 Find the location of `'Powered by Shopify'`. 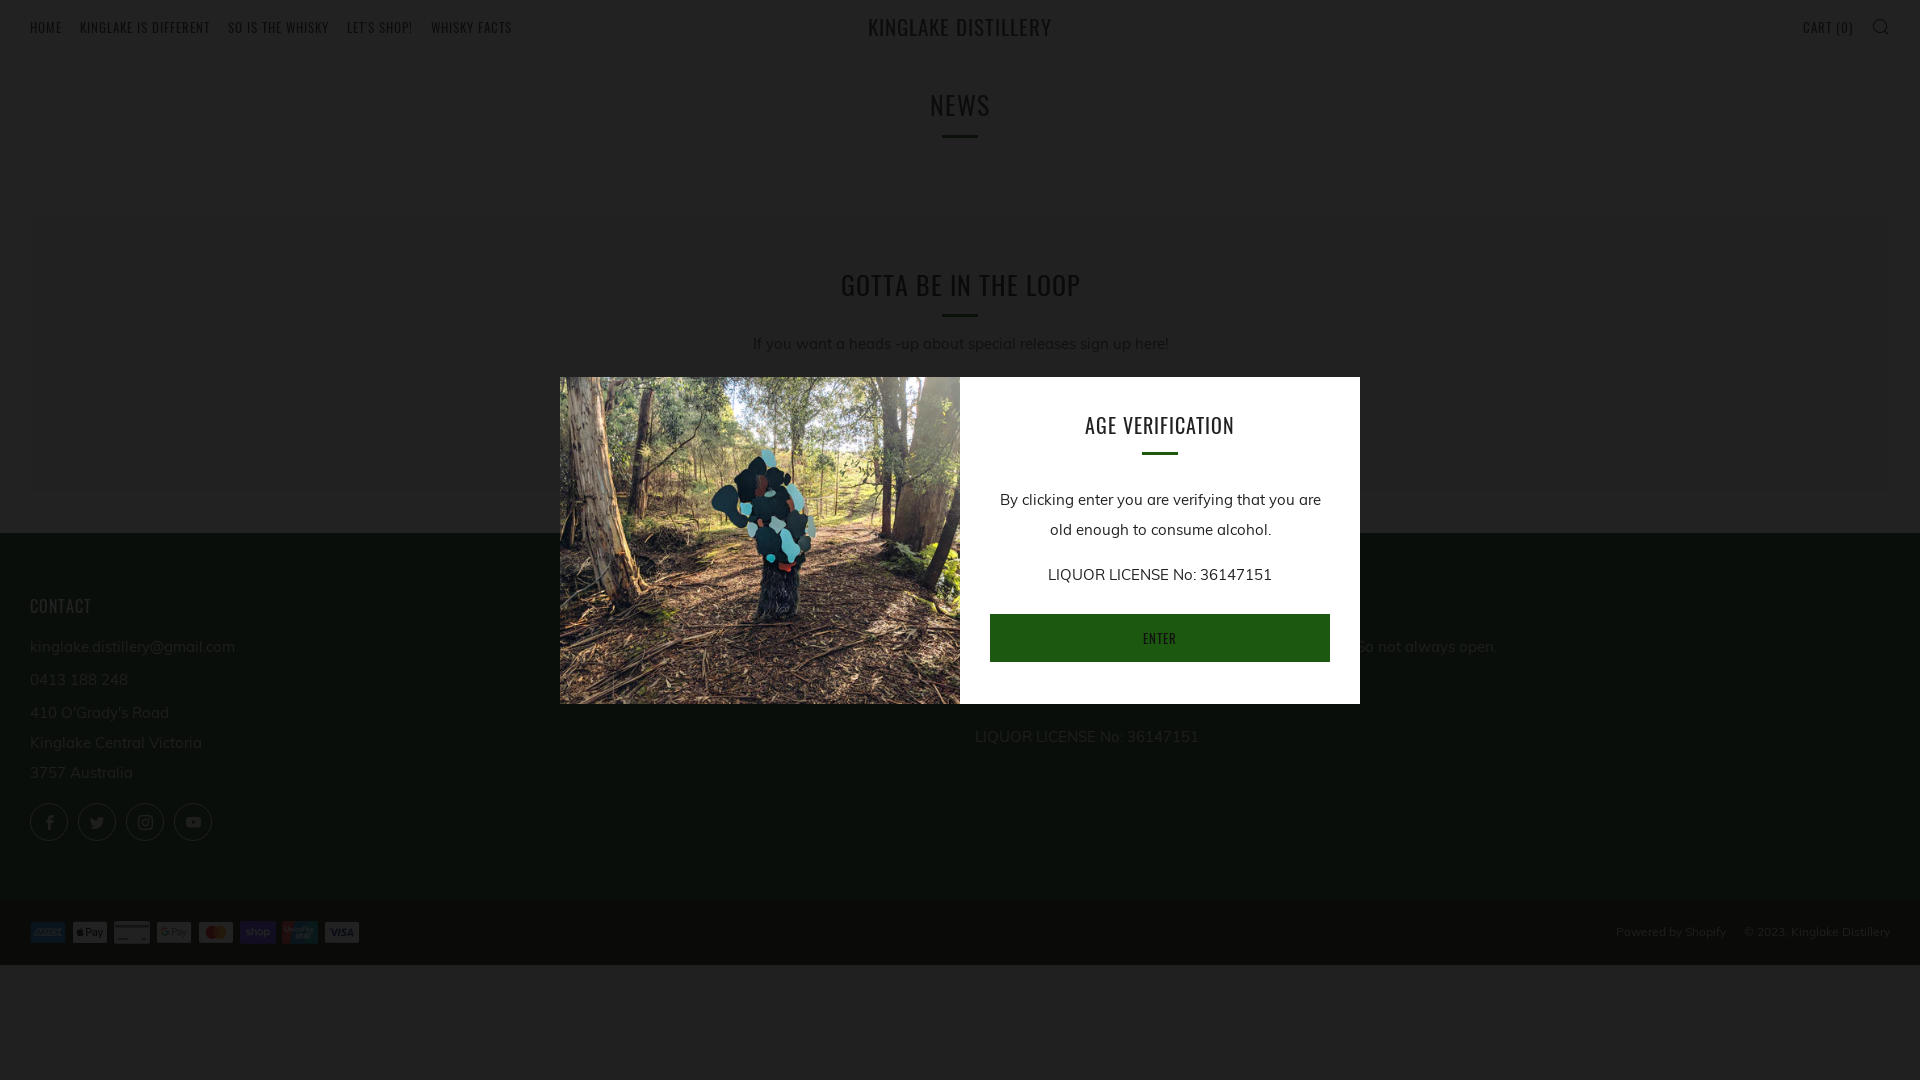

'Powered by Shopify' is located at coordinates (1670, 931).